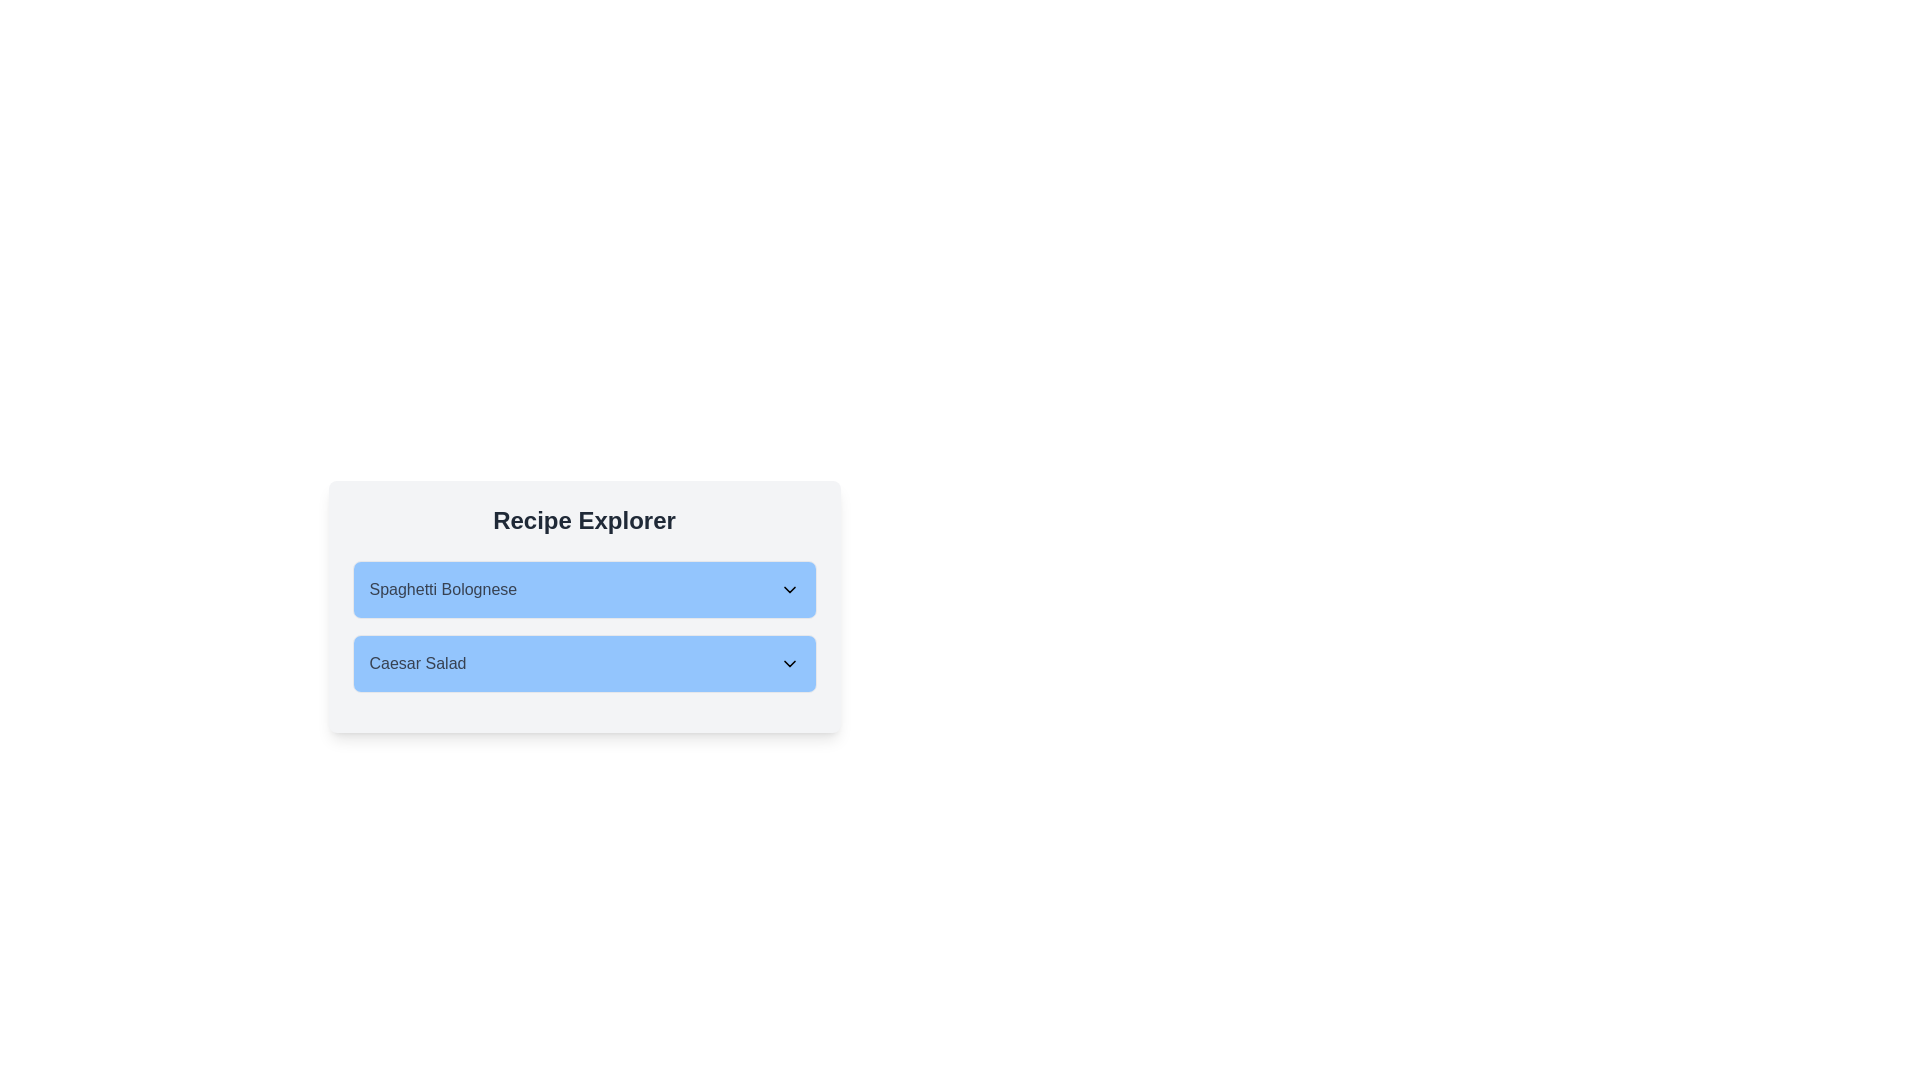 The image size is (1920, 1080). What do you see at coordinates (788, 589) in the screenshot?
I see `the Dropdown toggle chevron icon, a small downward-pointing arrow located near the right edge of the blue area containing 'Spaghetti Bolognese'` at bounding box center [788, 589].